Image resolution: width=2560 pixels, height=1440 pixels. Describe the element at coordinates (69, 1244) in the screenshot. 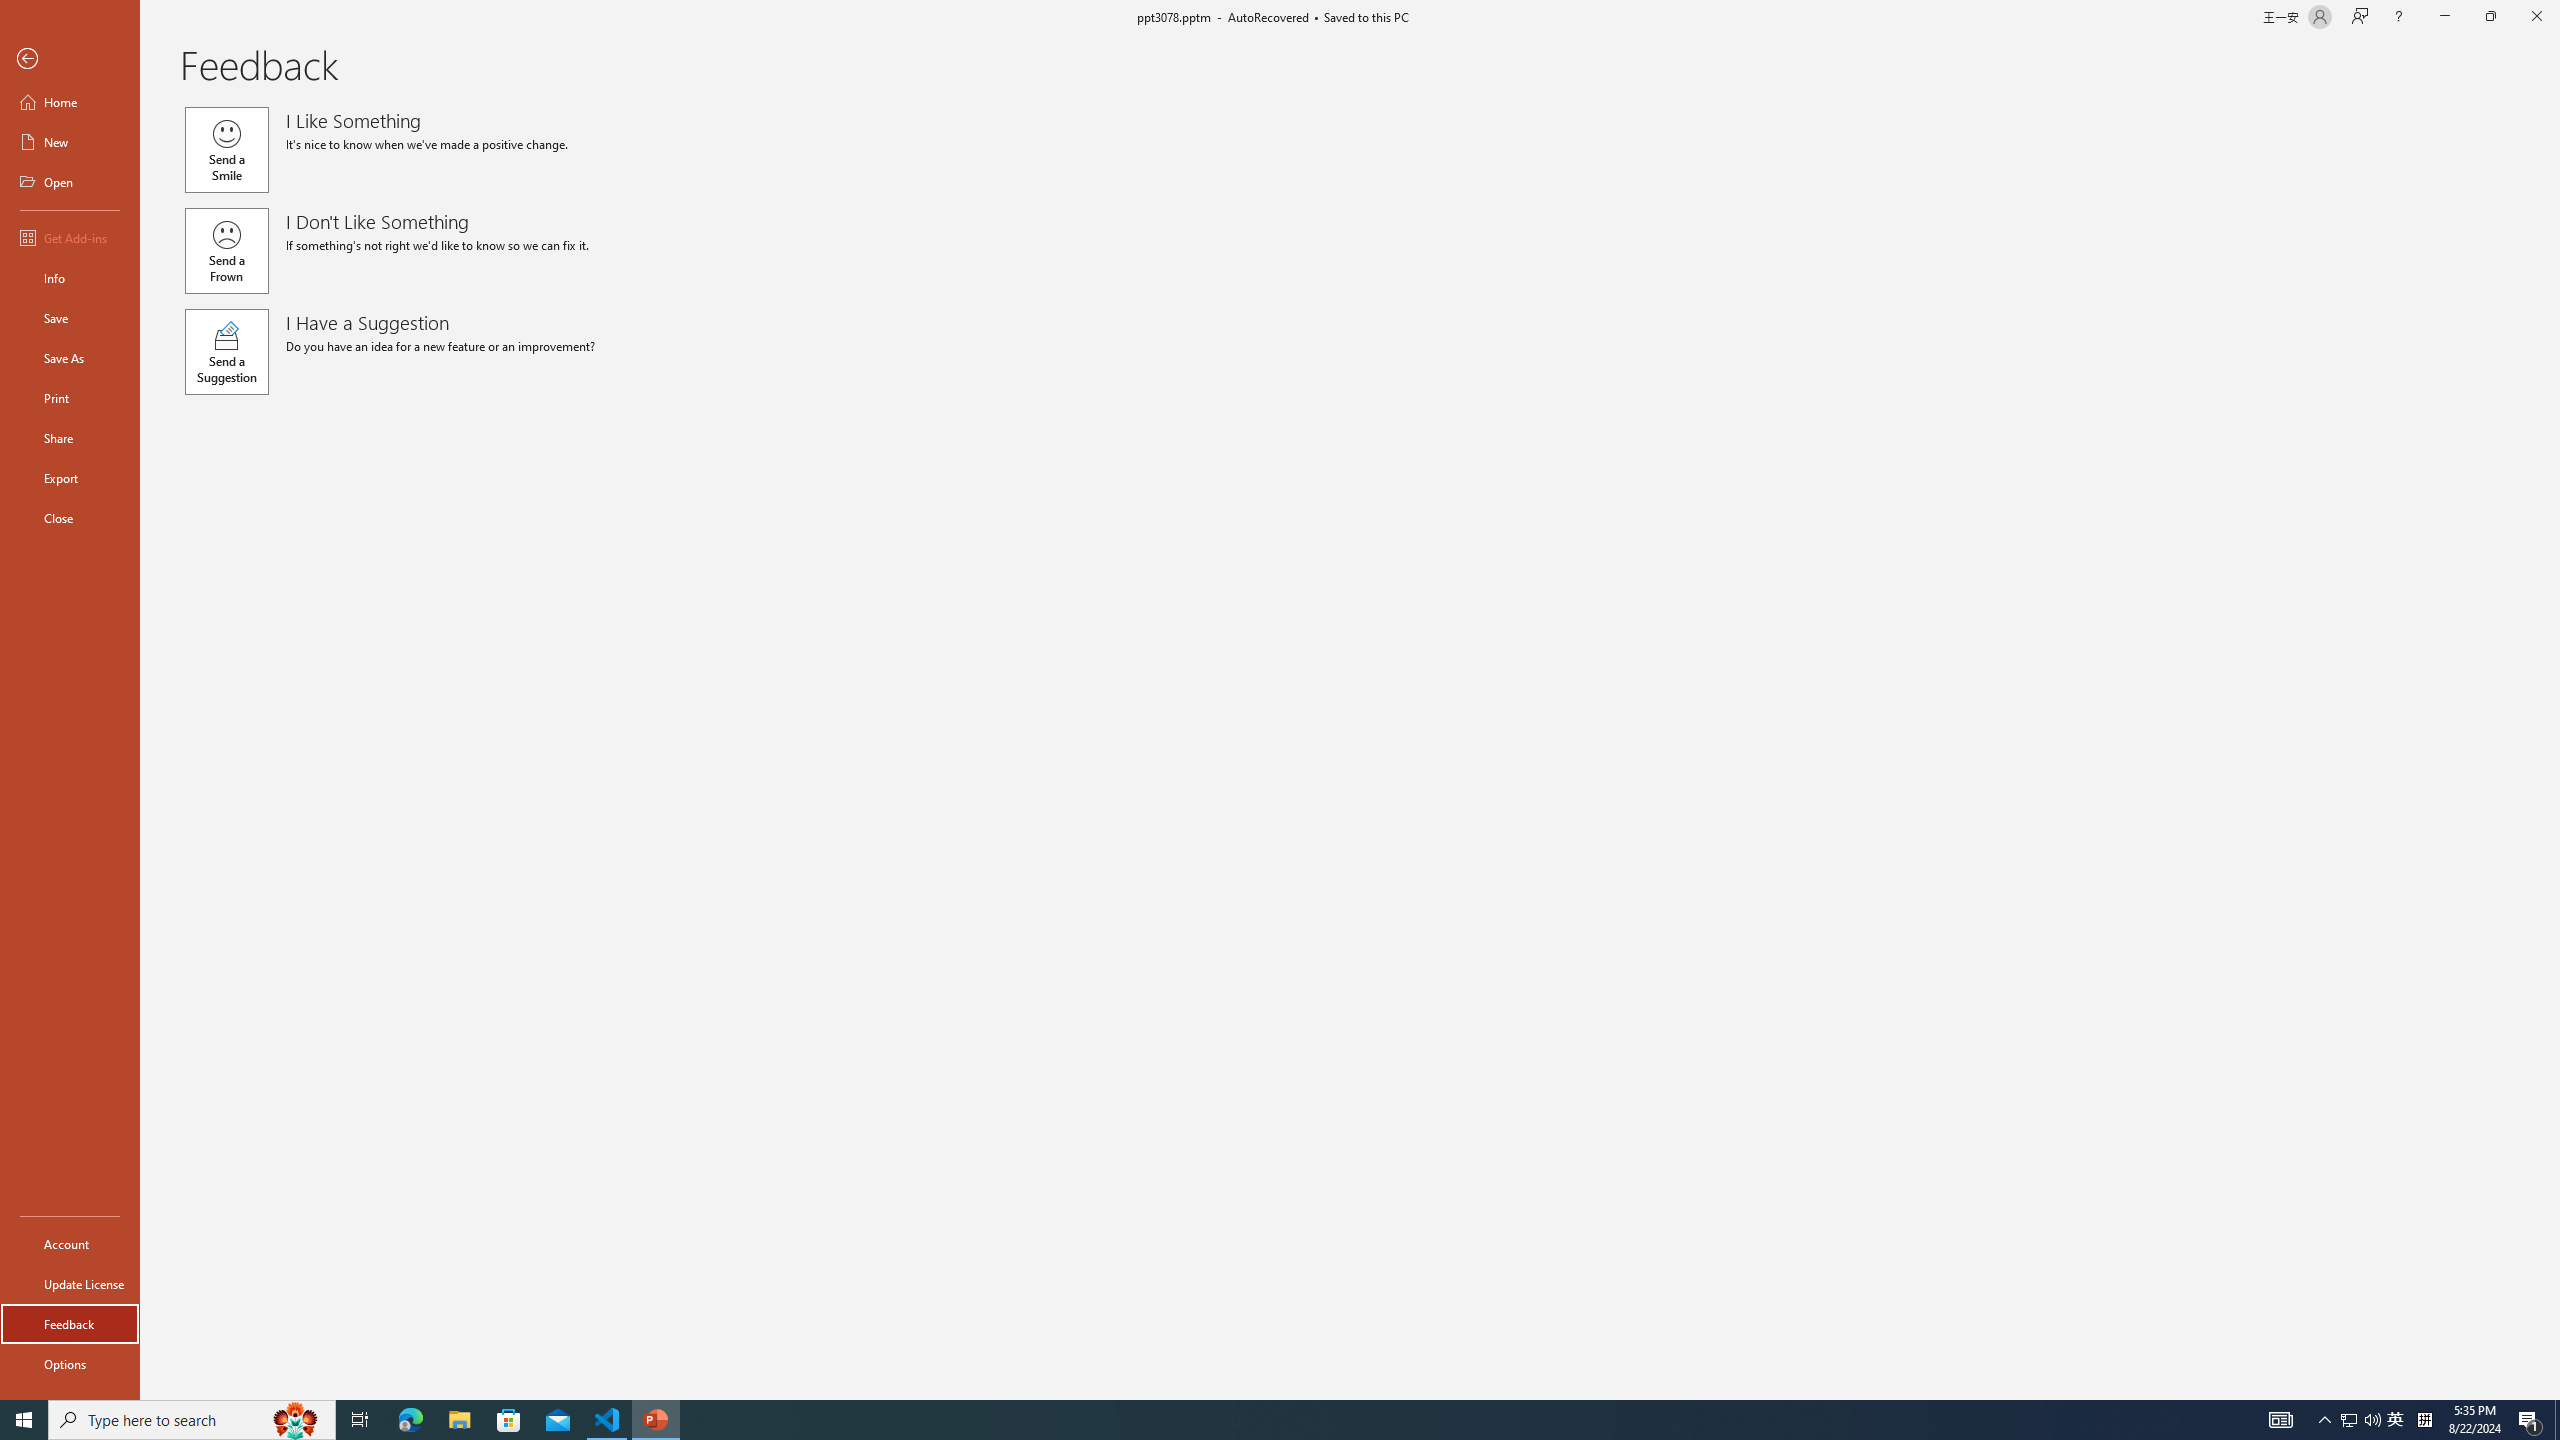

I see `'Account'` at that location.